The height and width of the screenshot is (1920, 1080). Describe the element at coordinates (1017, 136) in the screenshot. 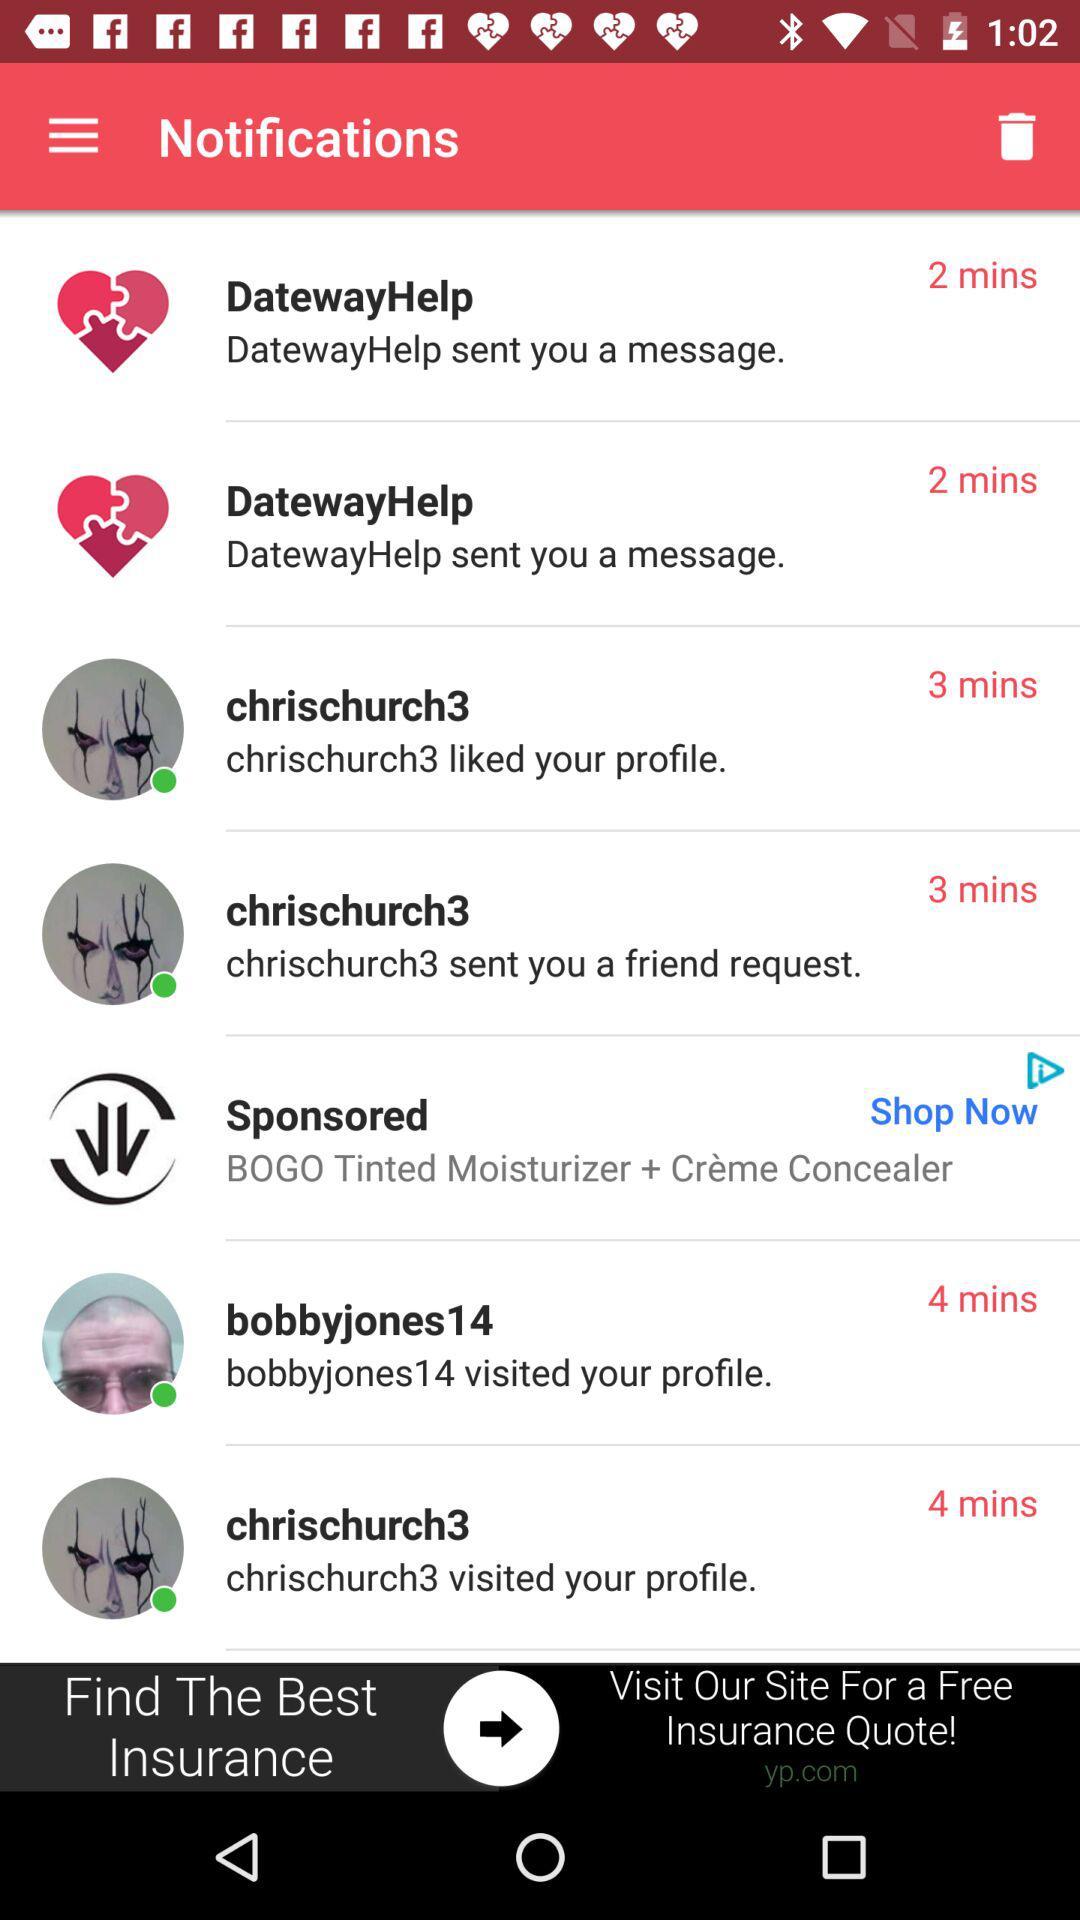

I see `the icon present in the top most right corner` at that location.